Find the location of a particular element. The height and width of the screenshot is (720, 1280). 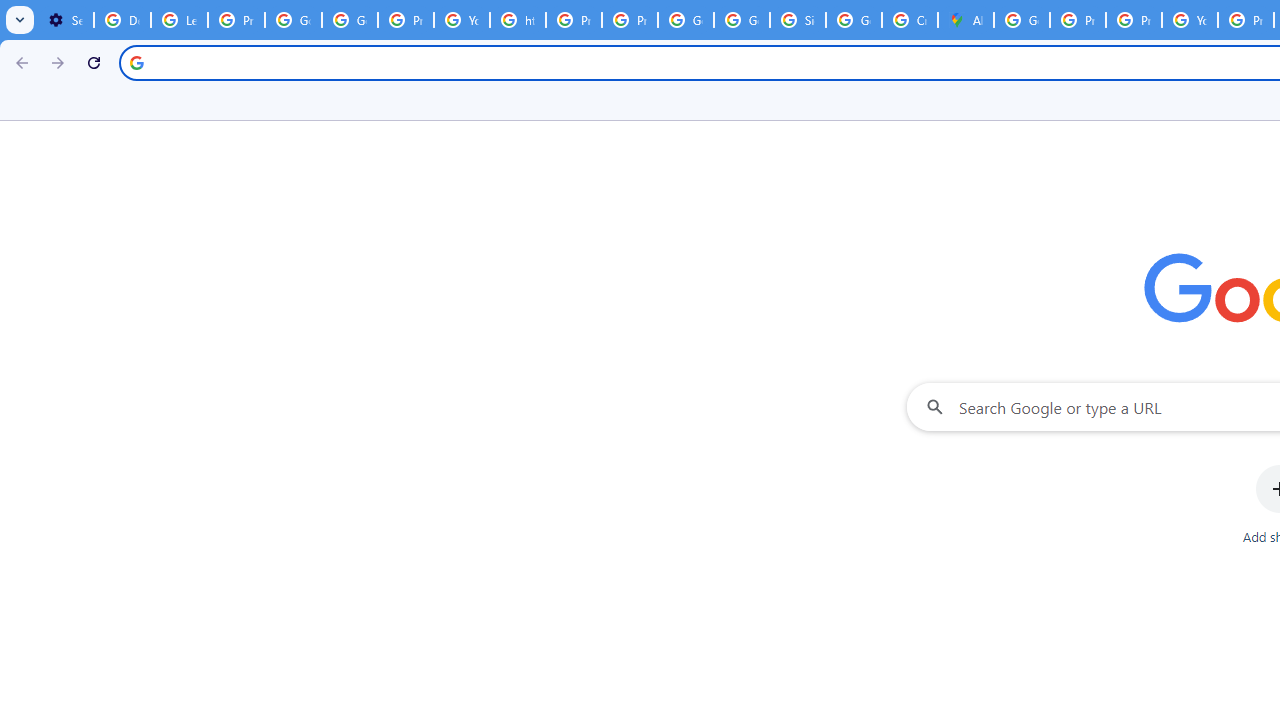

'Google Account Help' is located at coordinates (292, 20).